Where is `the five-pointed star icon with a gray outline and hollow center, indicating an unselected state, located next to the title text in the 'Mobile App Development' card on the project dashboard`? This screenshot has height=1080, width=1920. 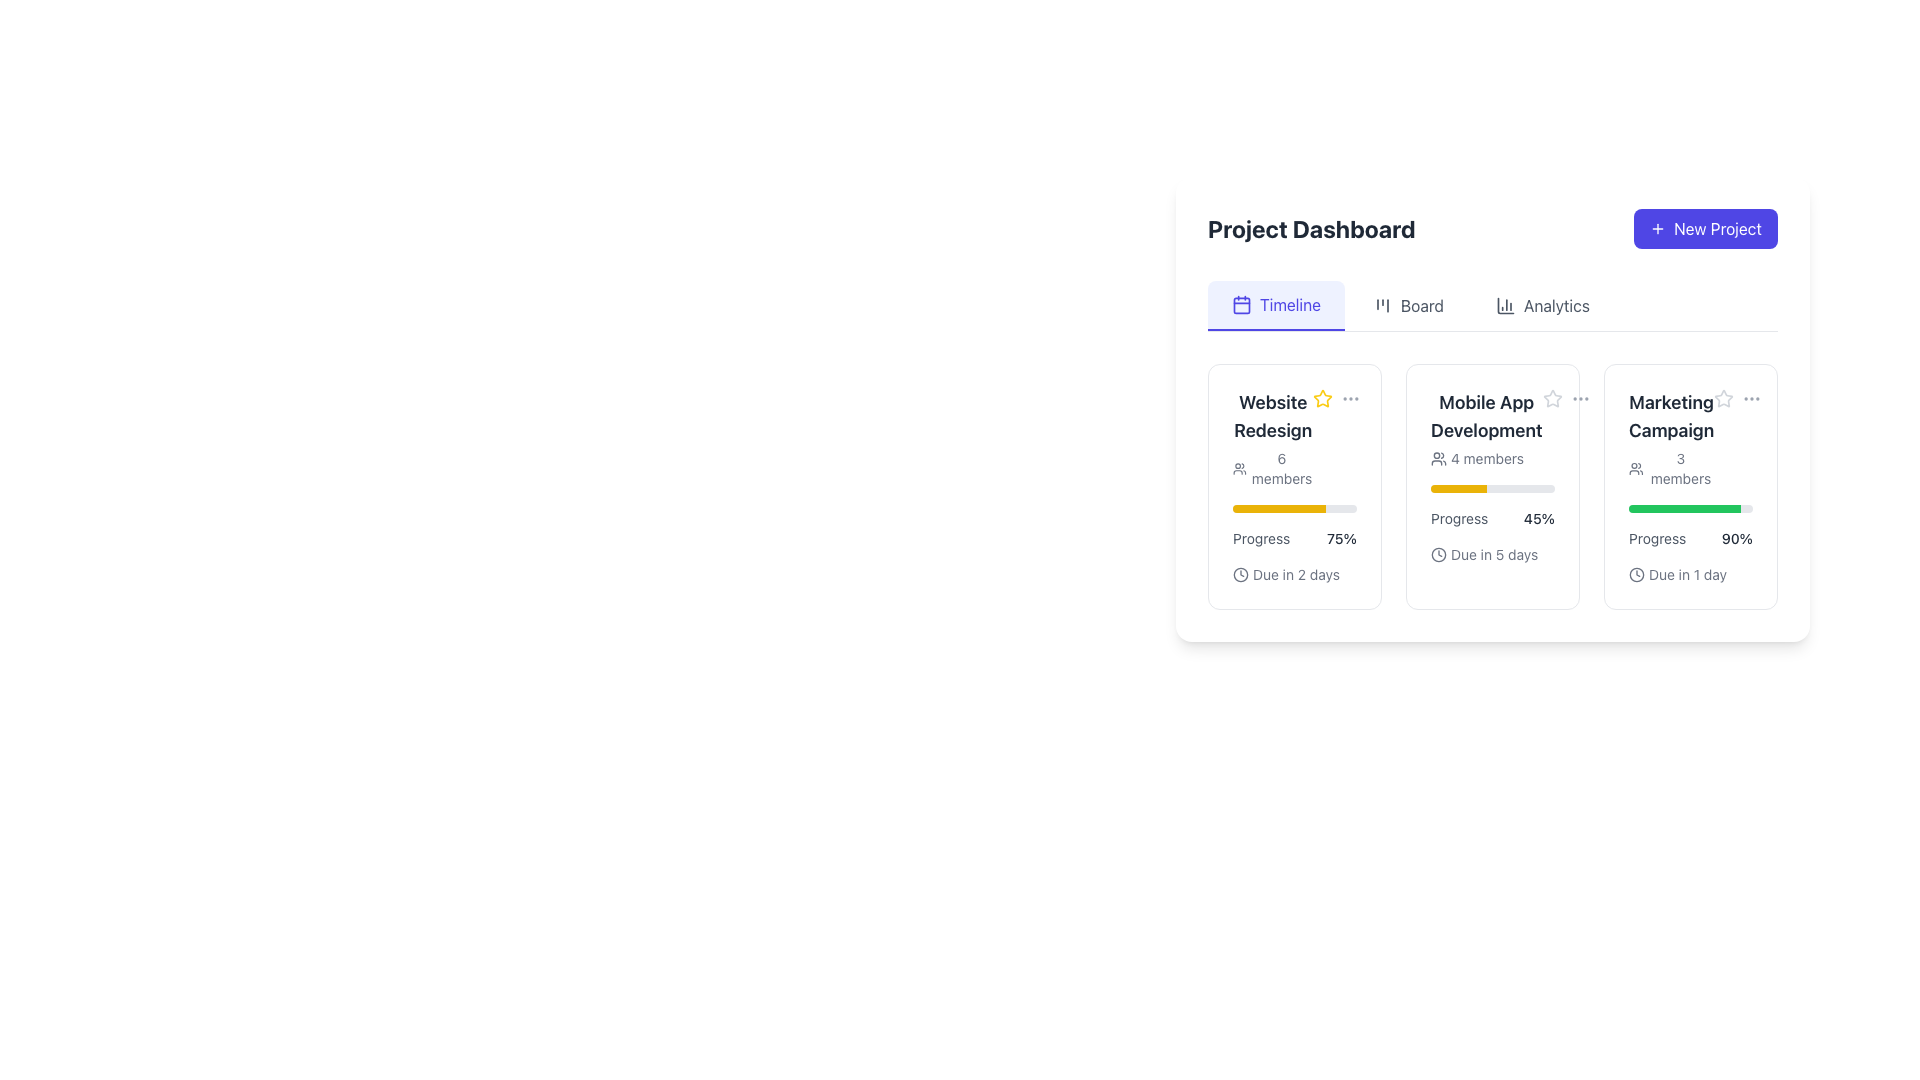 the five-pointed star icon with a gray outline and hollow center, indicating an unselected state, located next to the title text in the 'Mobile App Development' card on the project dashboard is located at coordinates (1551, 398).